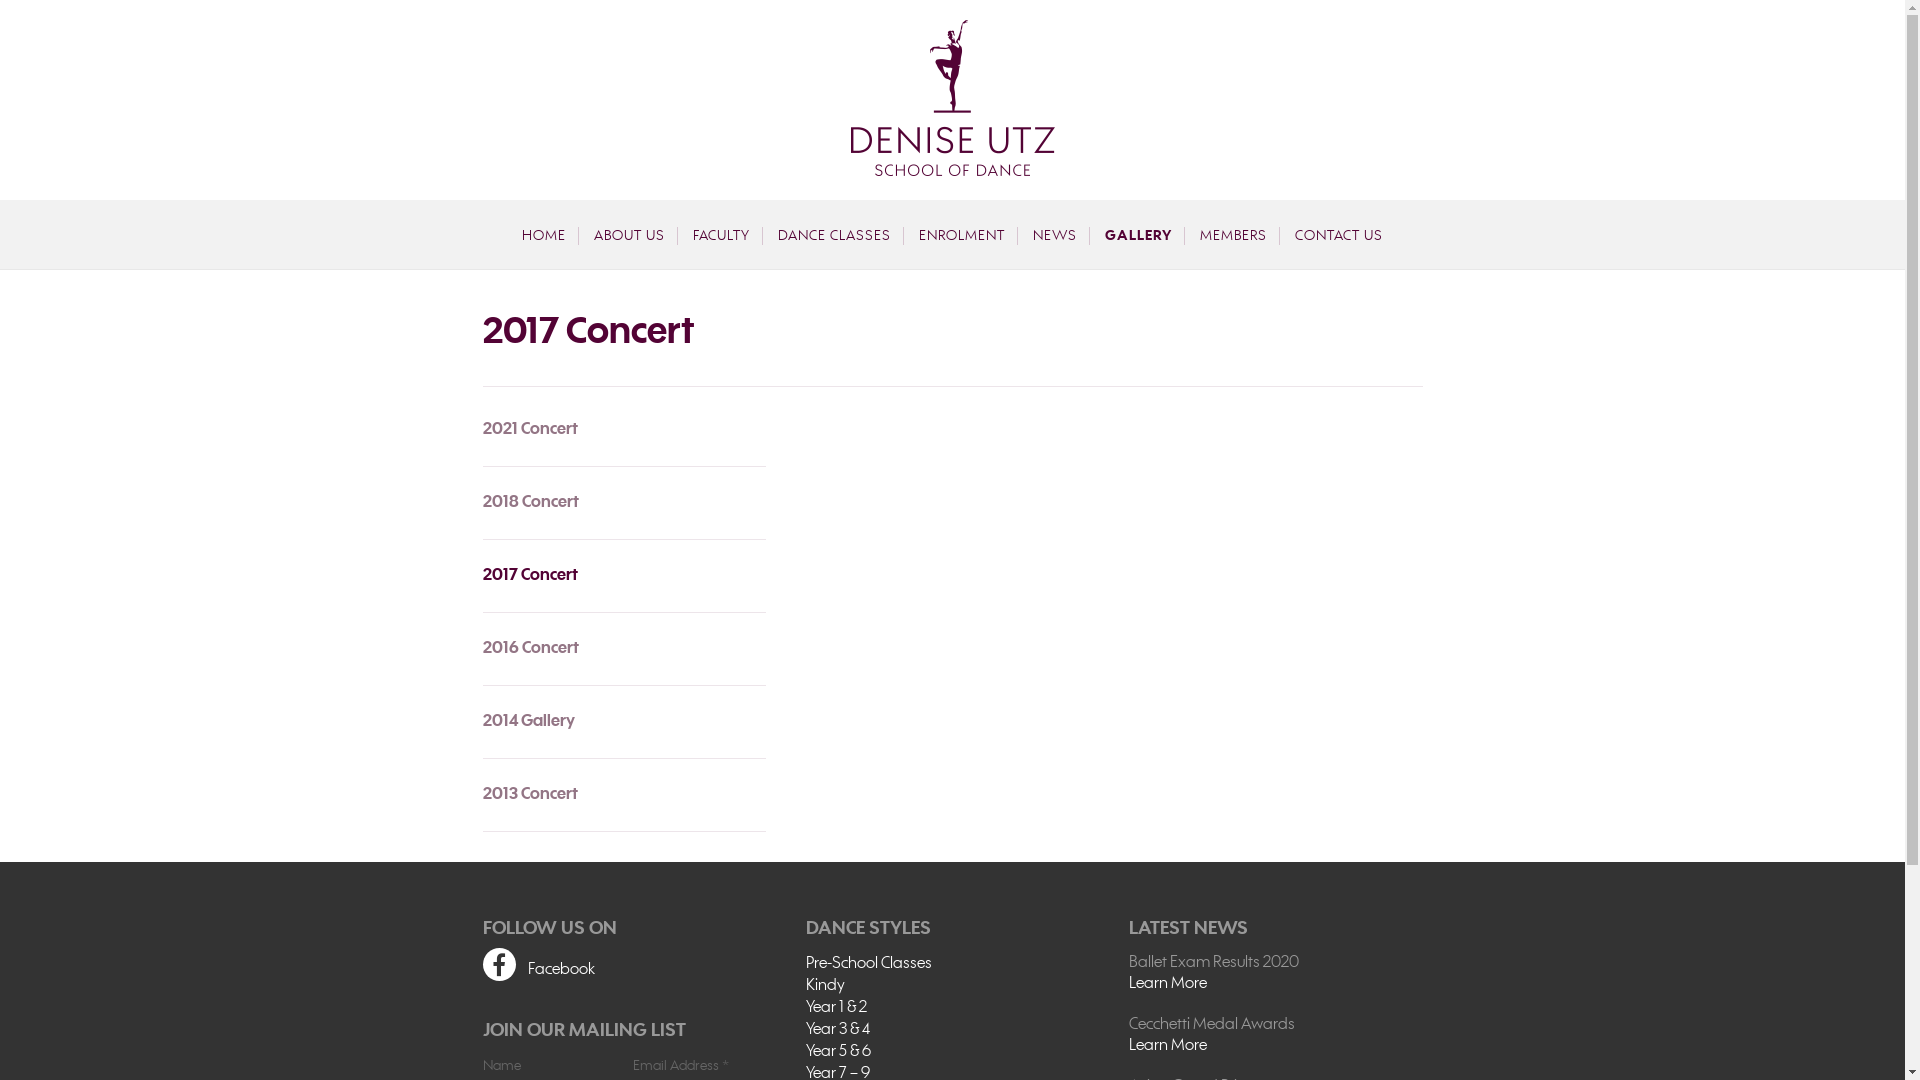 The image size is (1920, 1080). I want to click on 'Facebook', so click(627, 966).